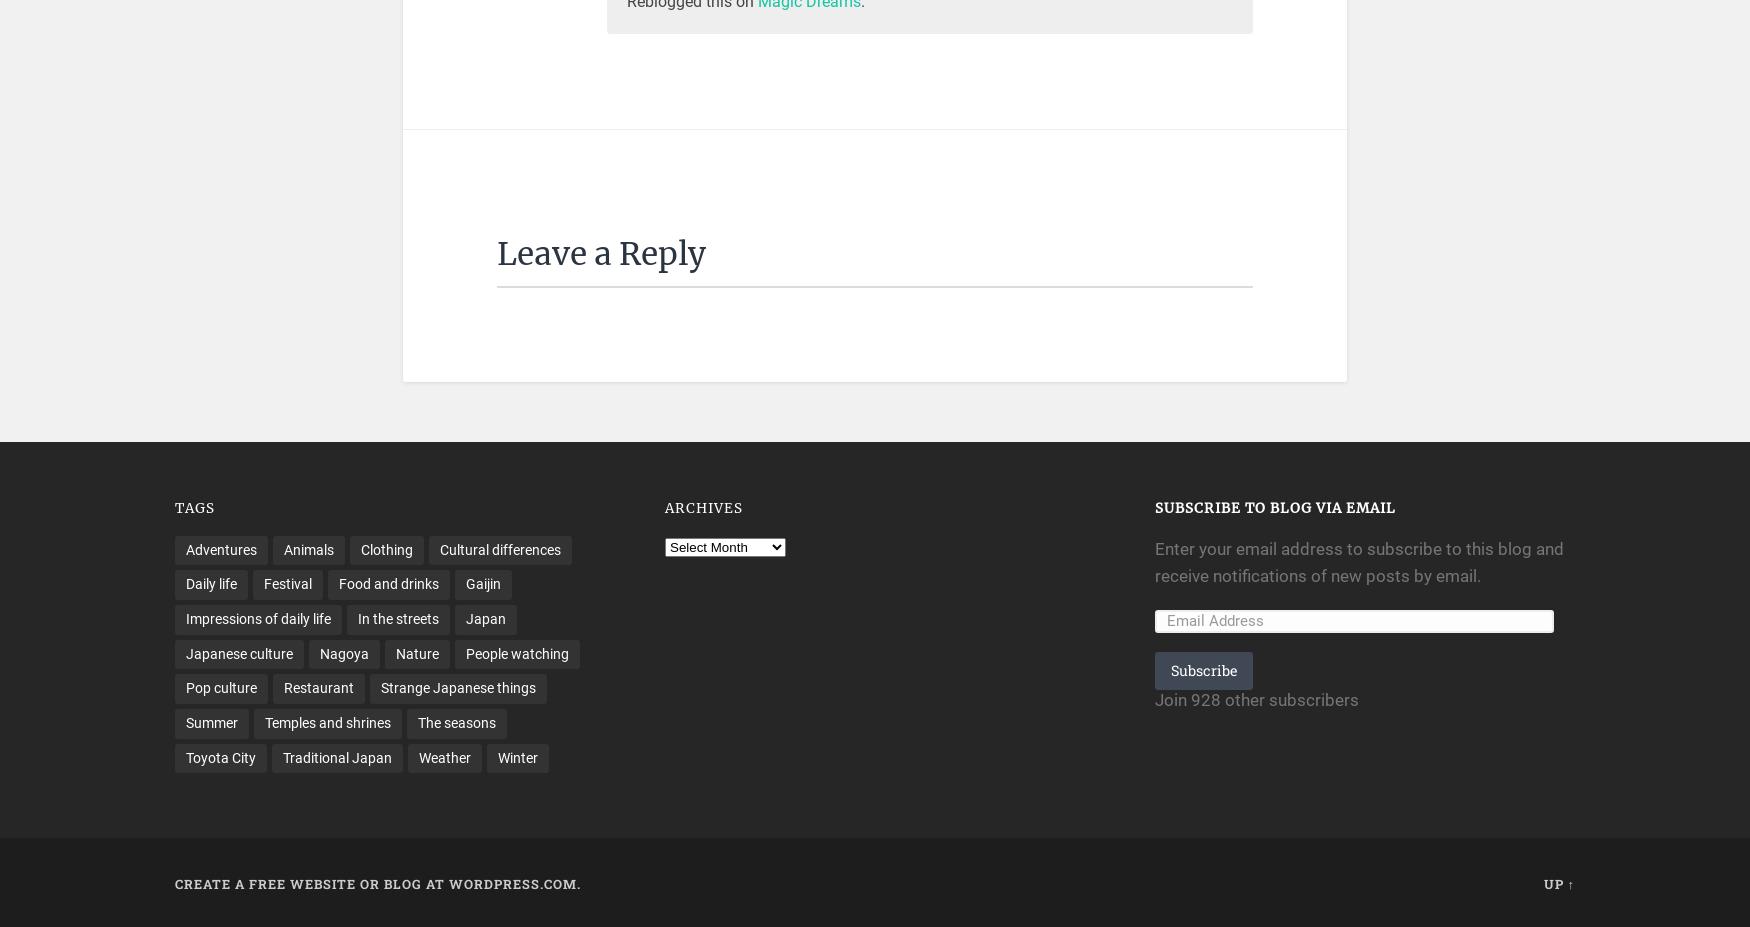 This screenshot has height=927, width=1750. Describe the element at coordinates (308, 548) in the screenshot. I see `'Animals'` at that location.